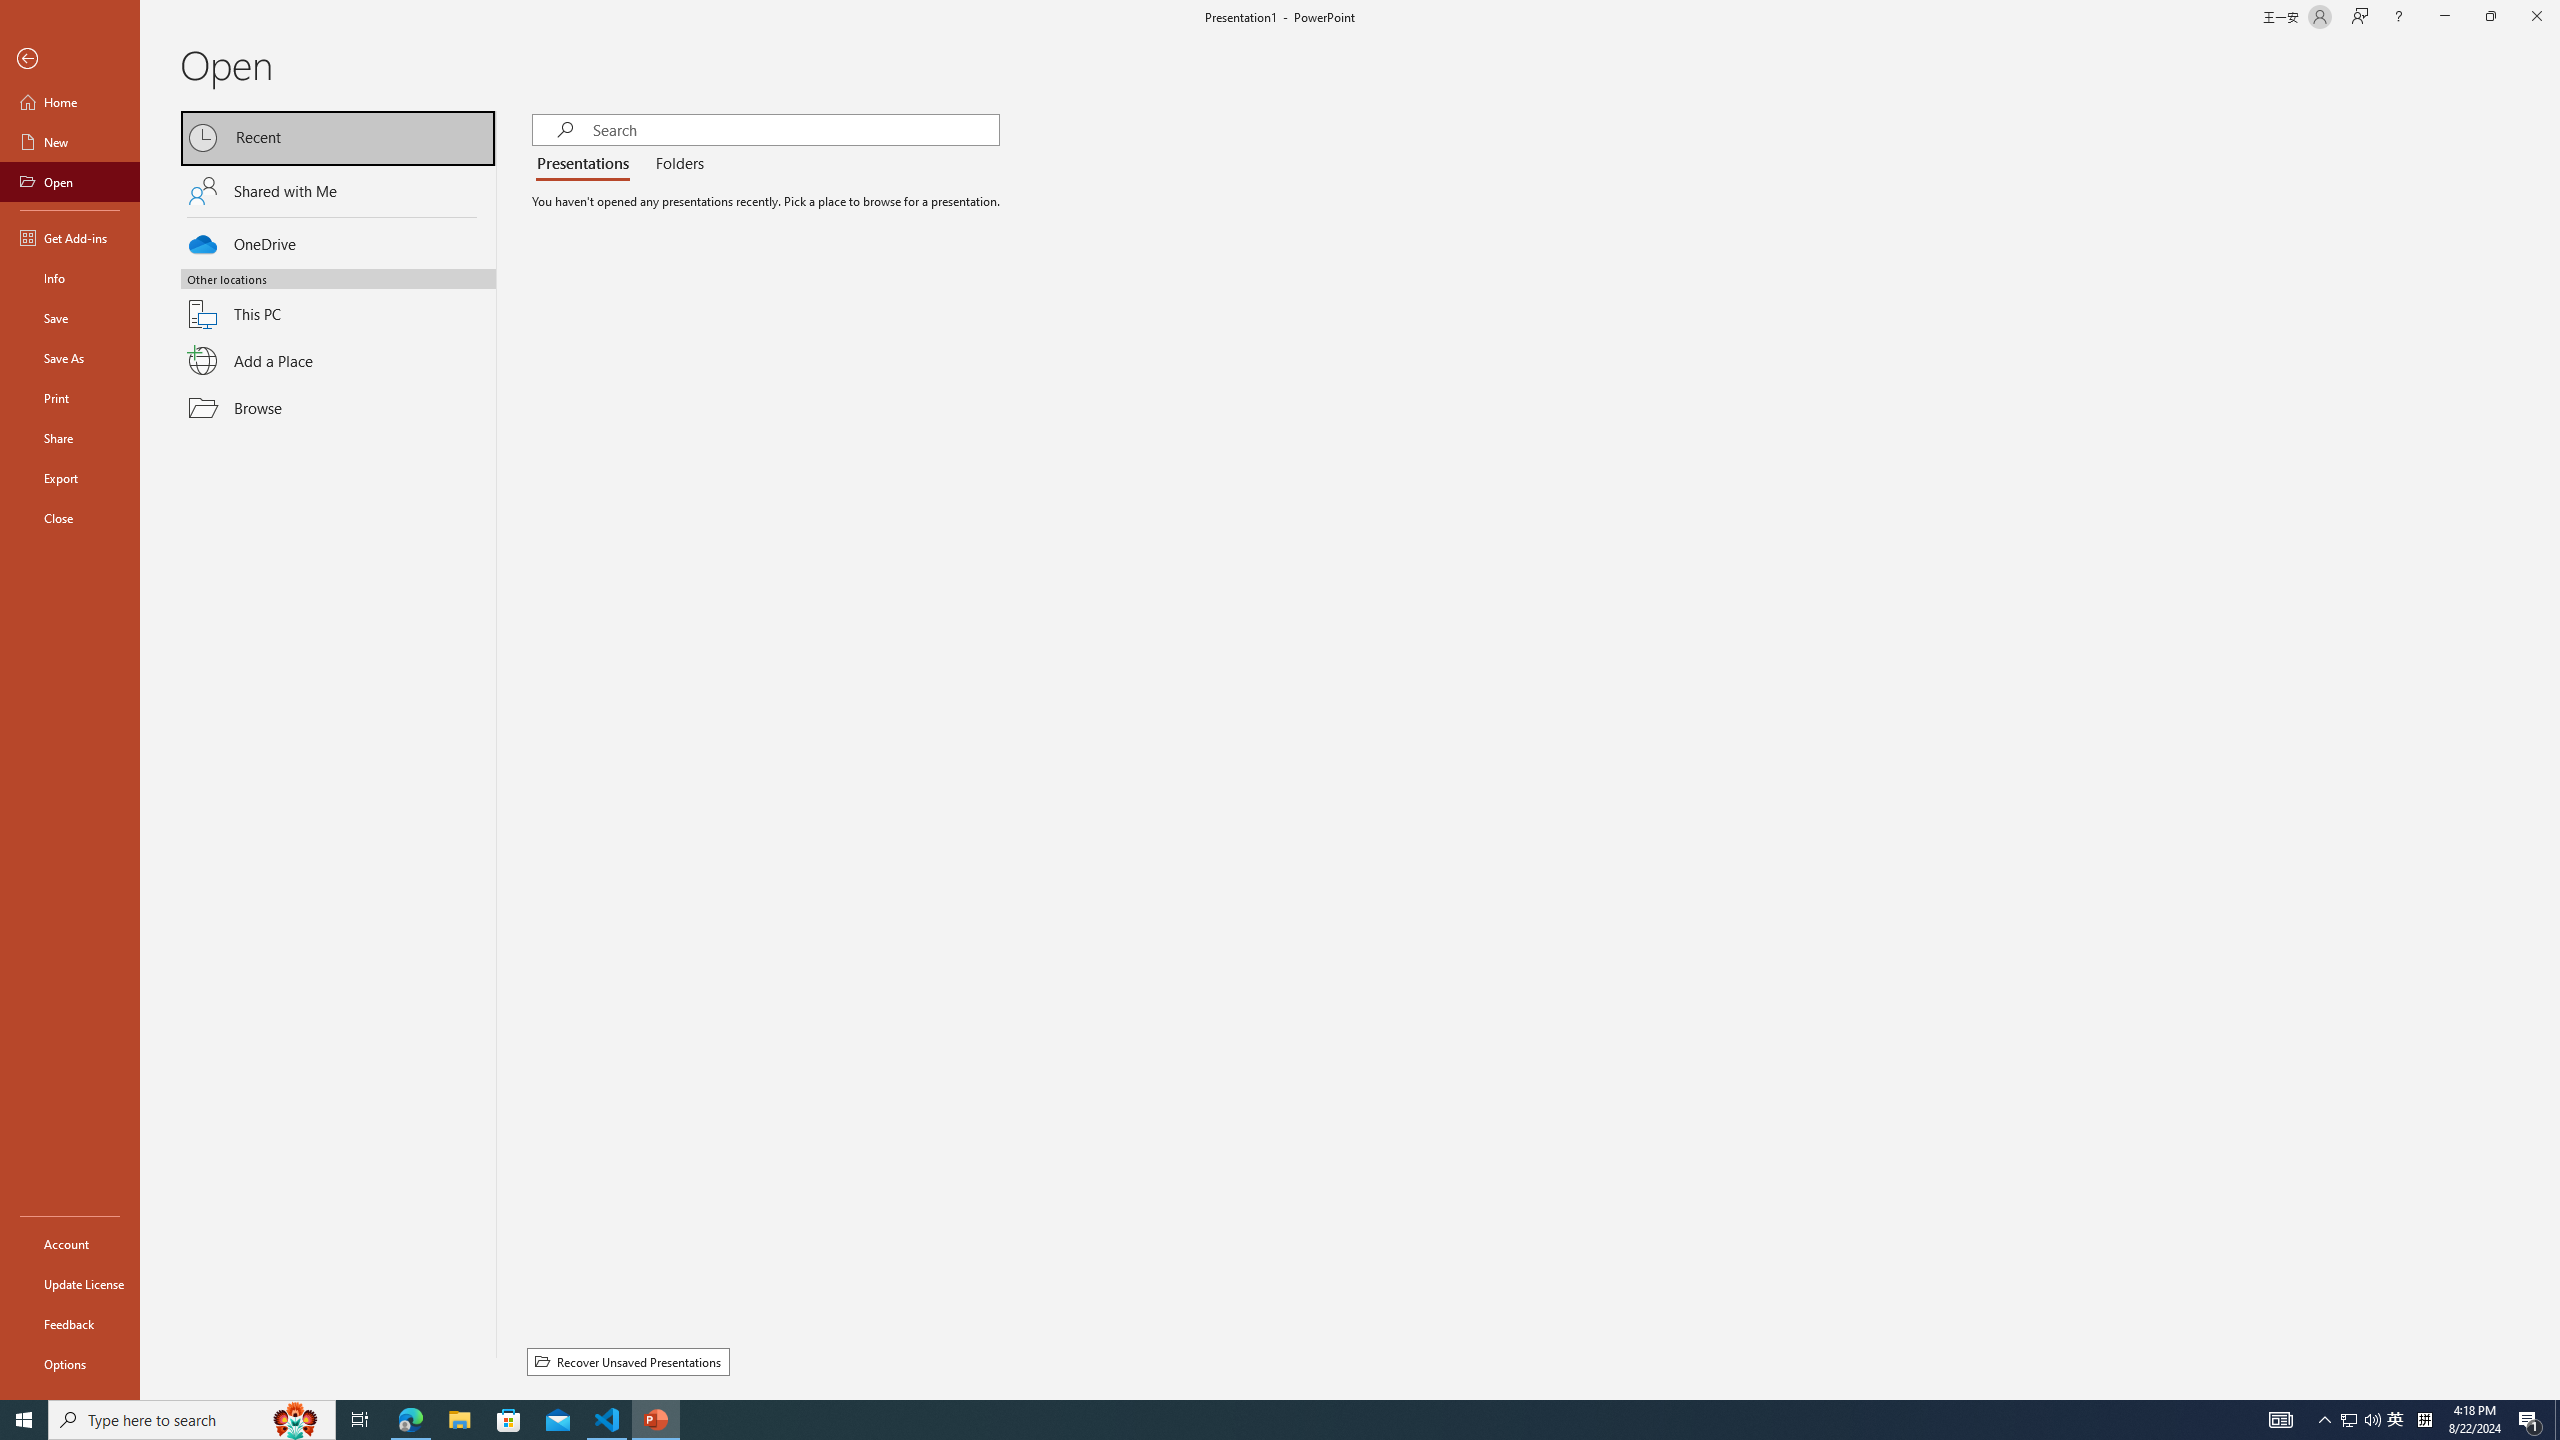  Describe the element at coordinates (69, 141) in the screenshot. I see `'New'` at that location.